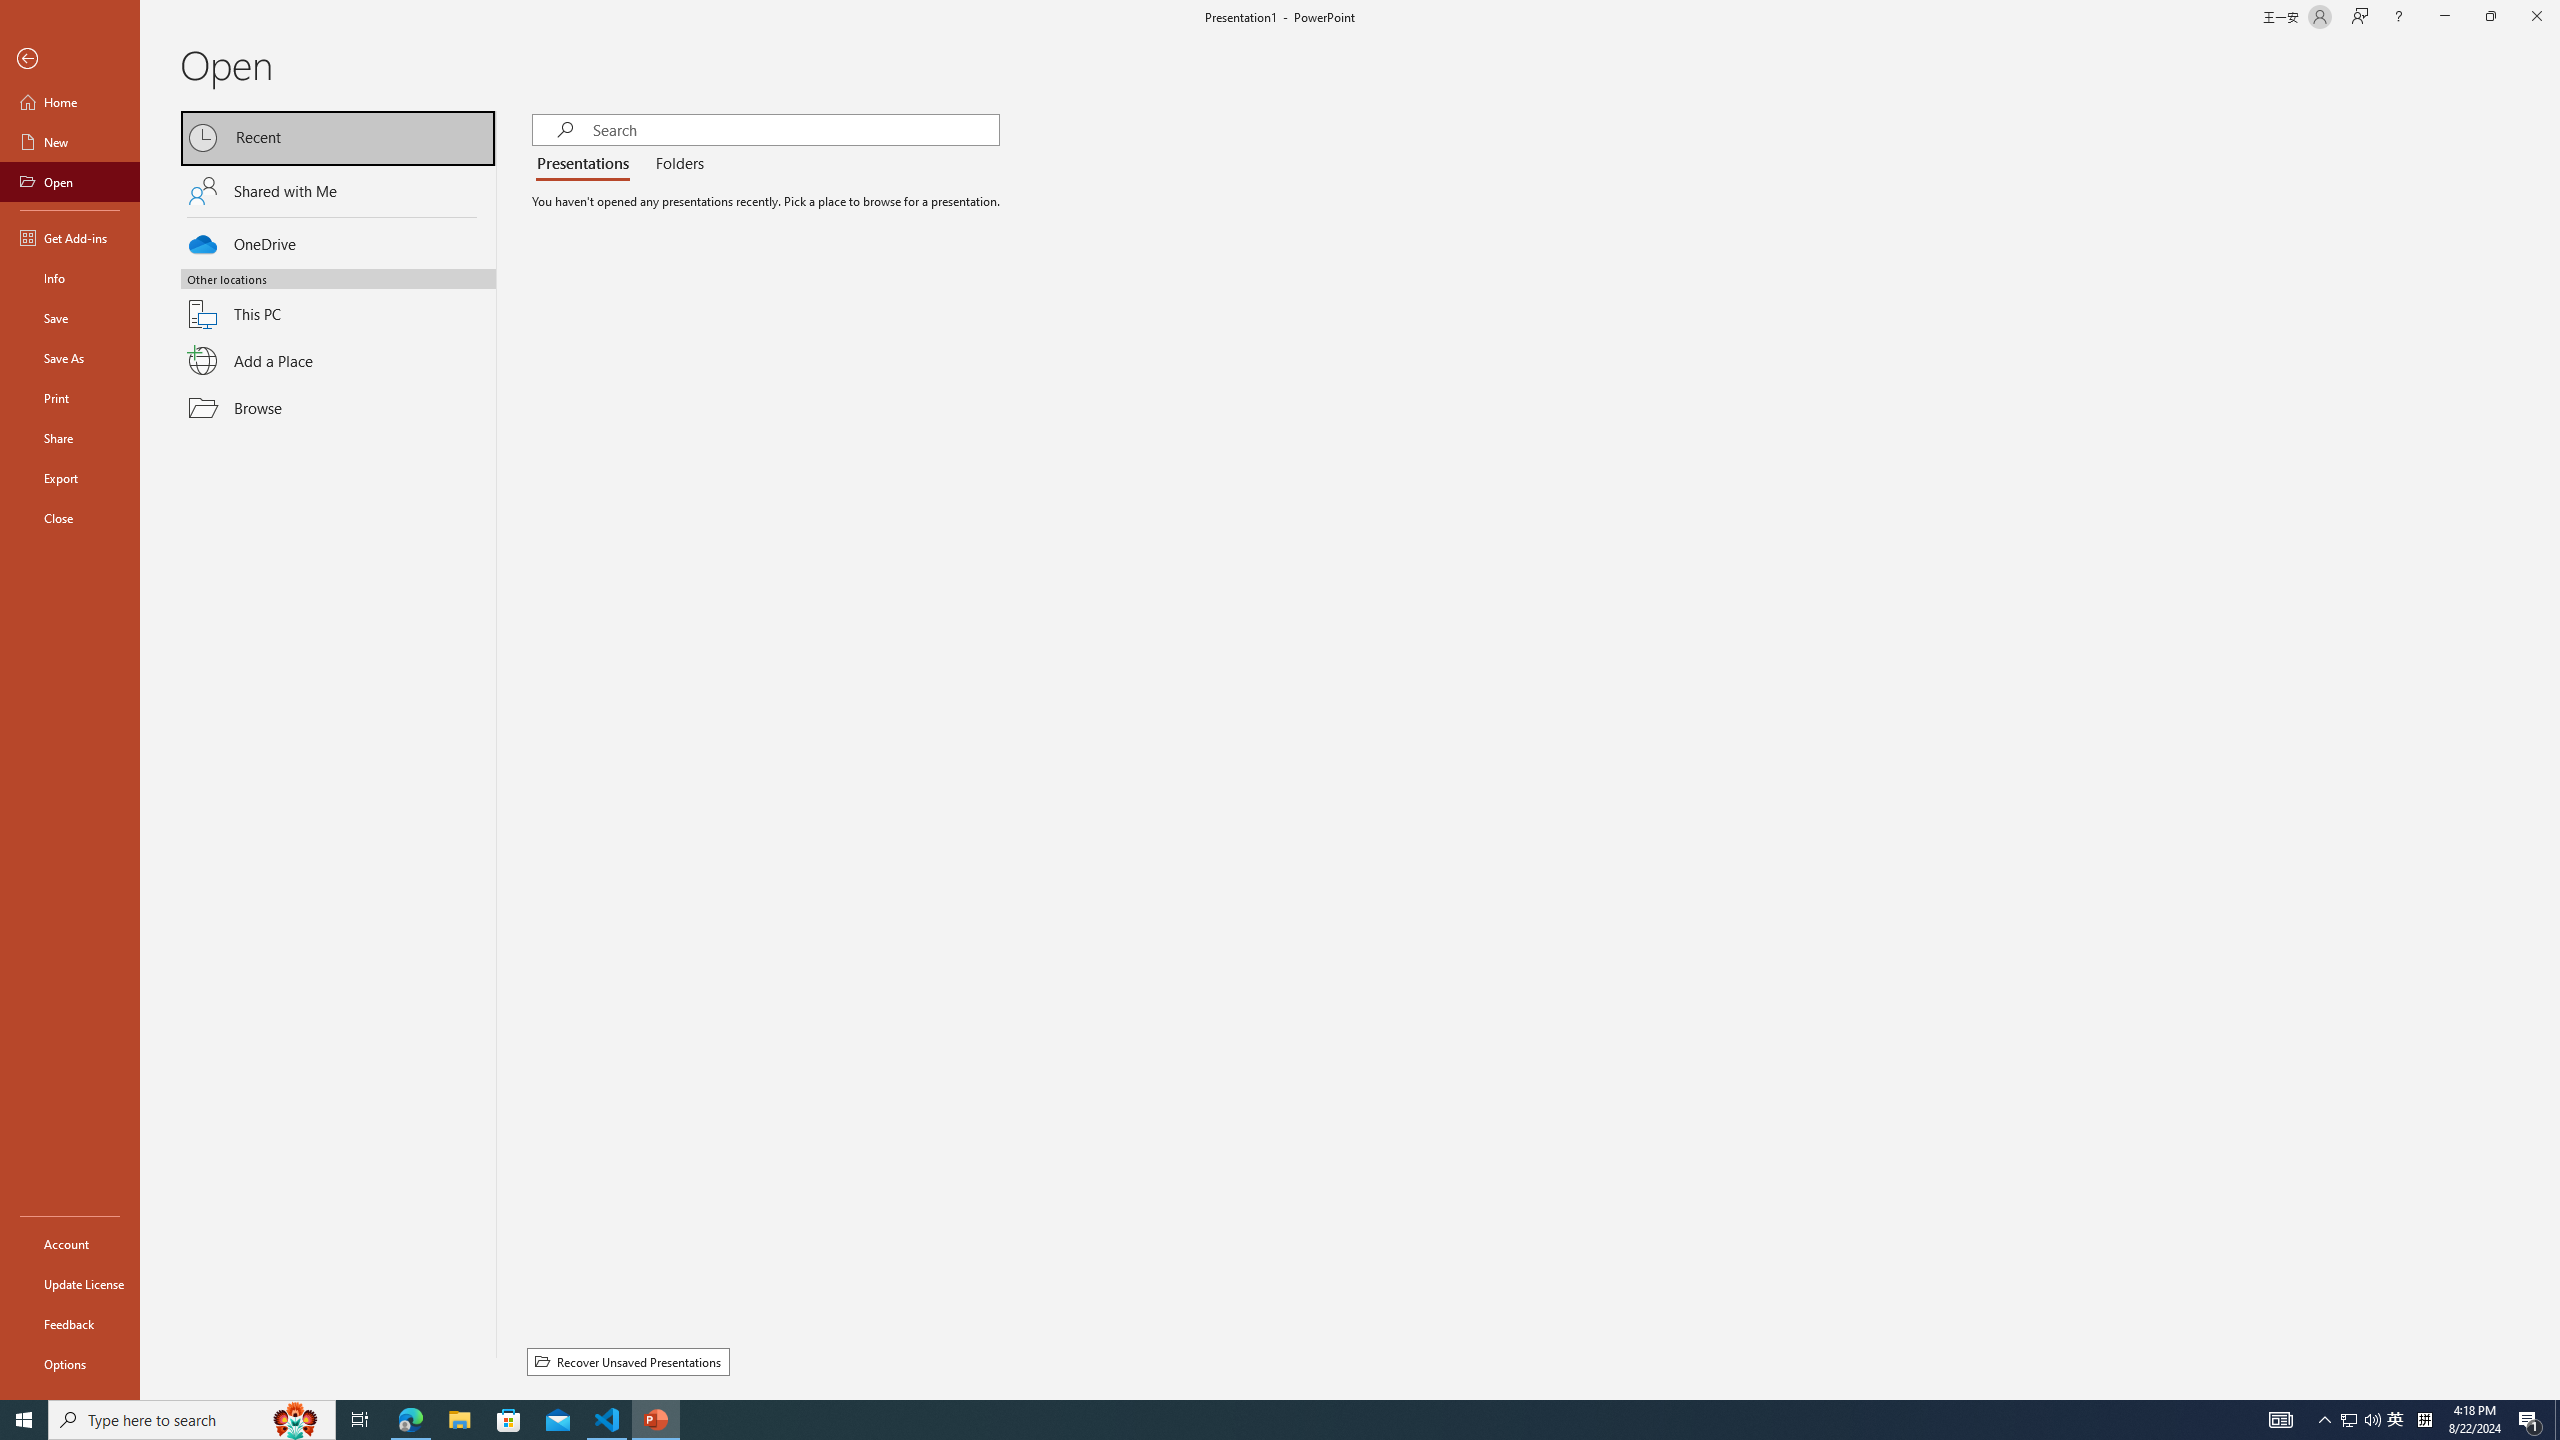  Describe the element at coordinates (69, 141) in the screenshot. I see `'New'` at that location.